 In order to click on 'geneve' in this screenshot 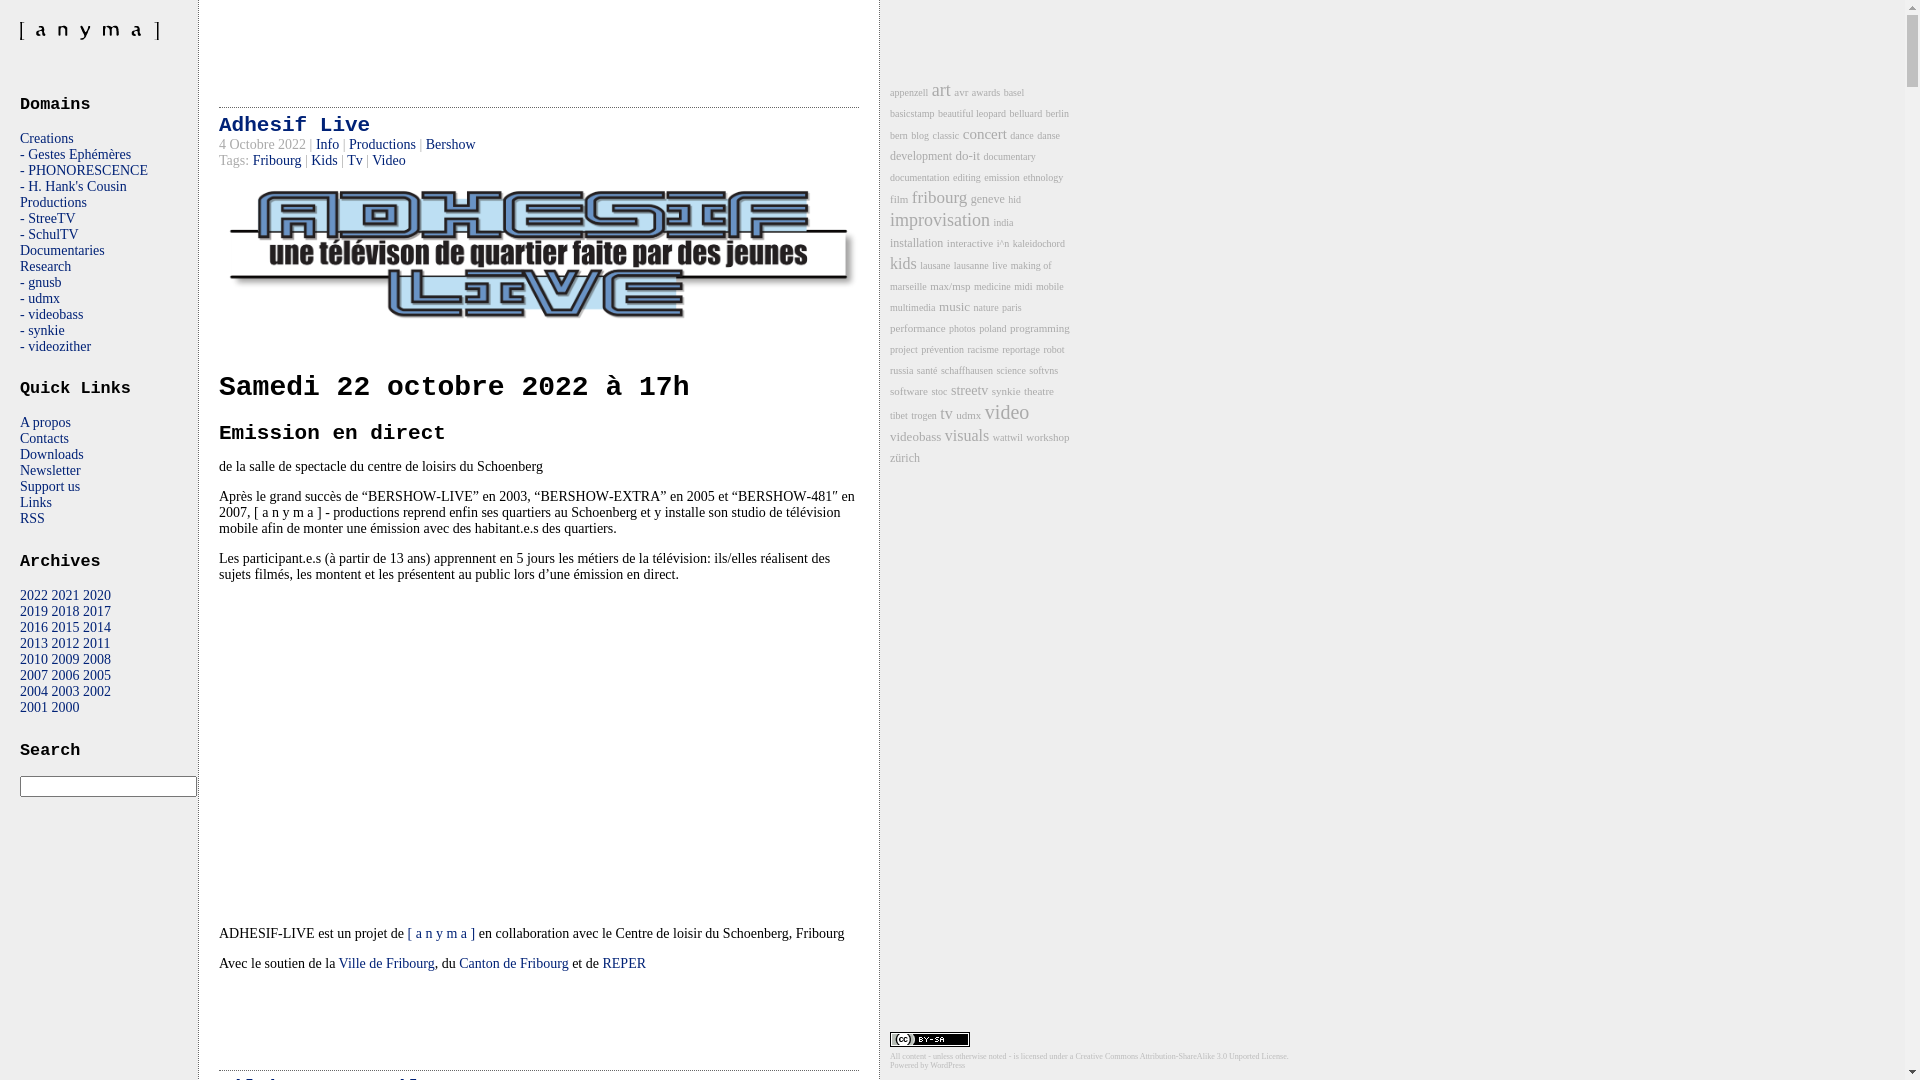, I will do `click(988, 199)`.